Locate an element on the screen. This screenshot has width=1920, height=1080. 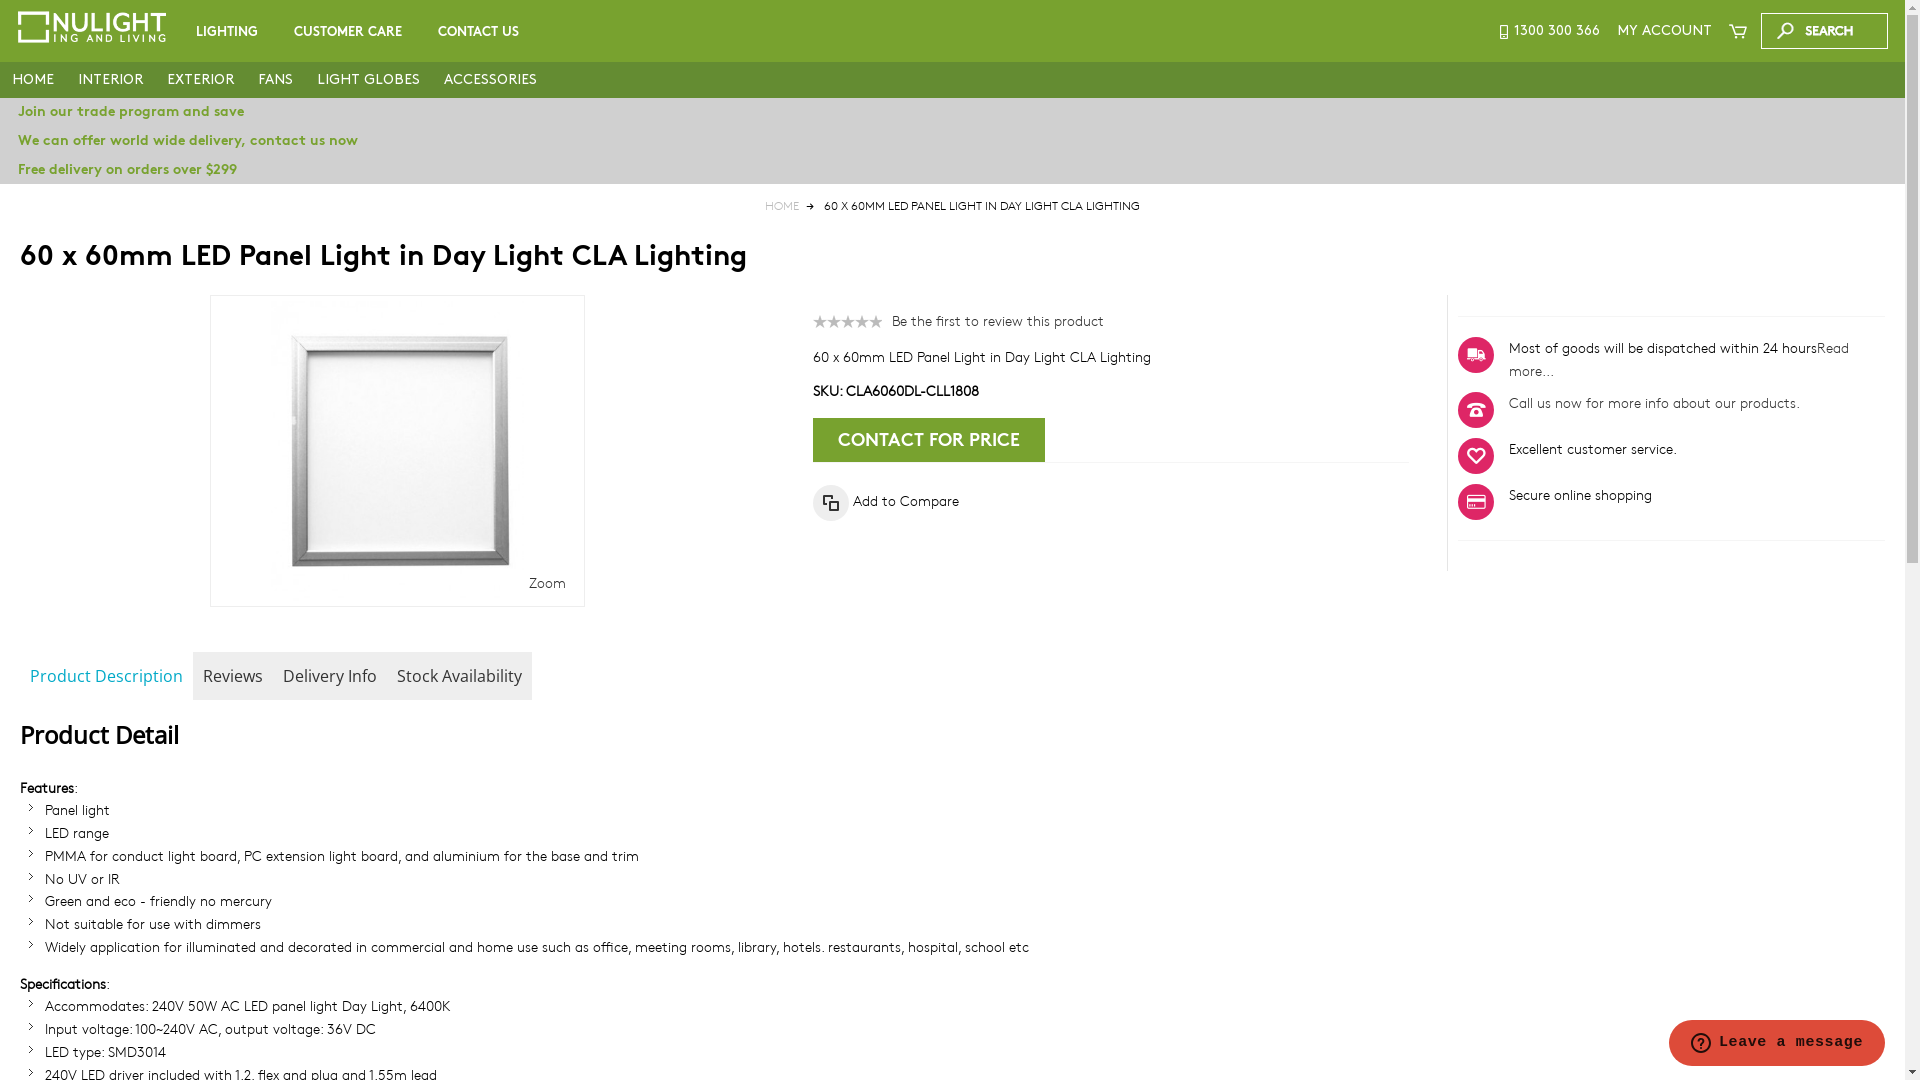
'ACCESSORIES' is located at coordinates (490, 79).